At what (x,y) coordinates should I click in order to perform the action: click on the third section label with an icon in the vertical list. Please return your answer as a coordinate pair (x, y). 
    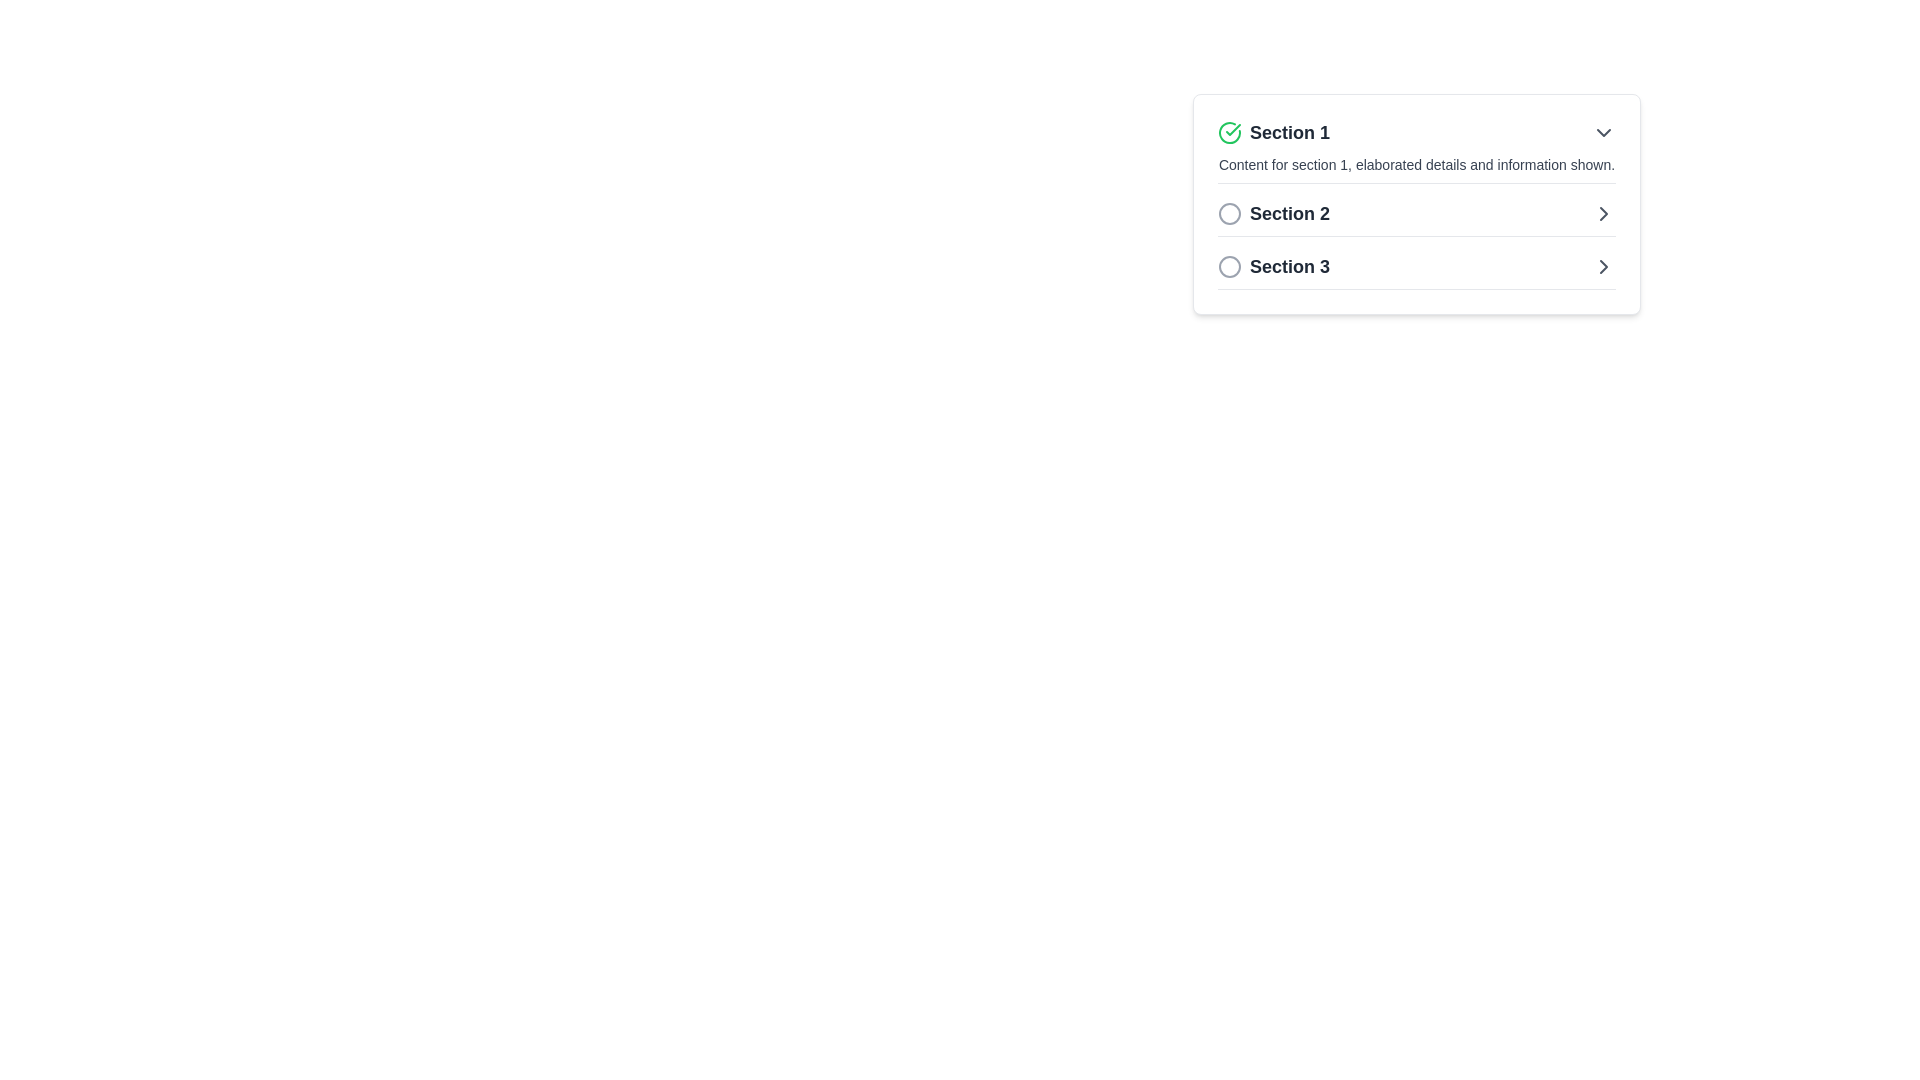
    Looking at the image, I should click on (1273, 265).